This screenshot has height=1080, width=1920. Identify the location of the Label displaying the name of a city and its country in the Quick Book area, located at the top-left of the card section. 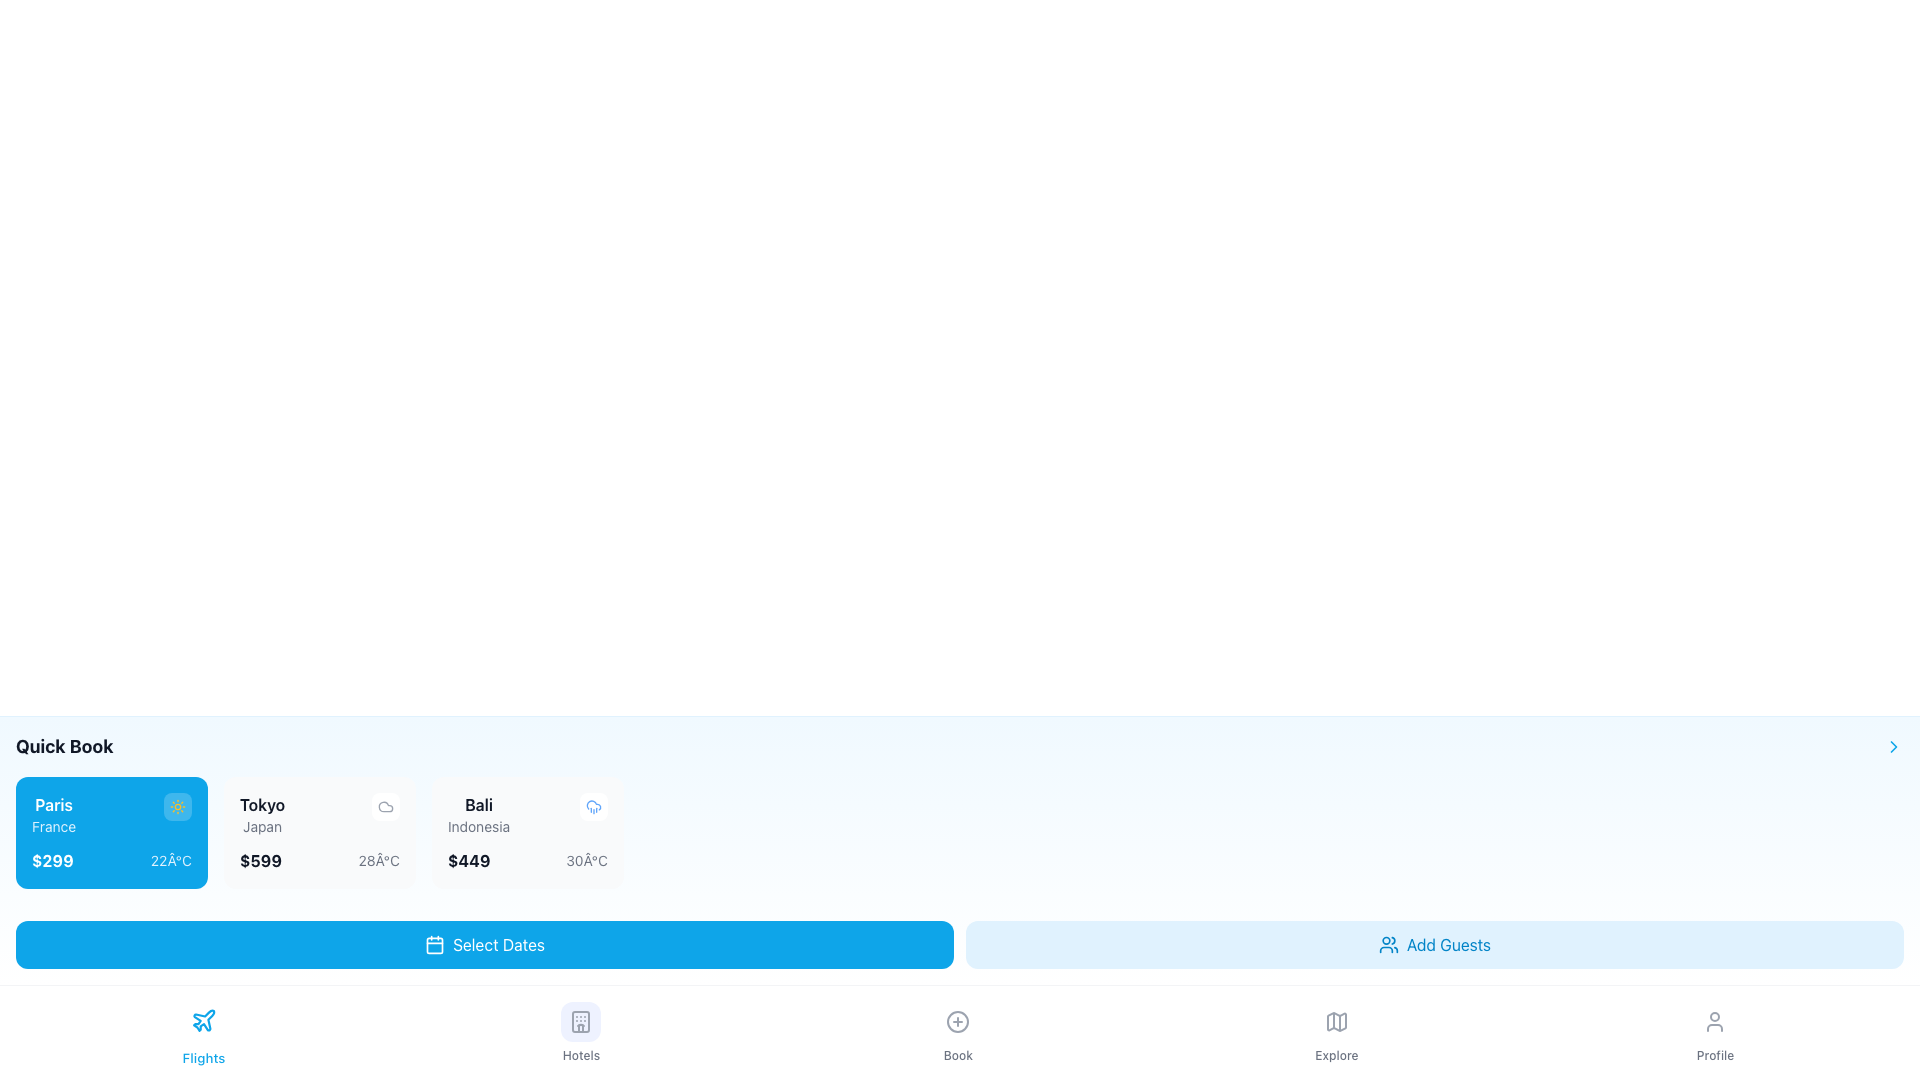
(54, 814).